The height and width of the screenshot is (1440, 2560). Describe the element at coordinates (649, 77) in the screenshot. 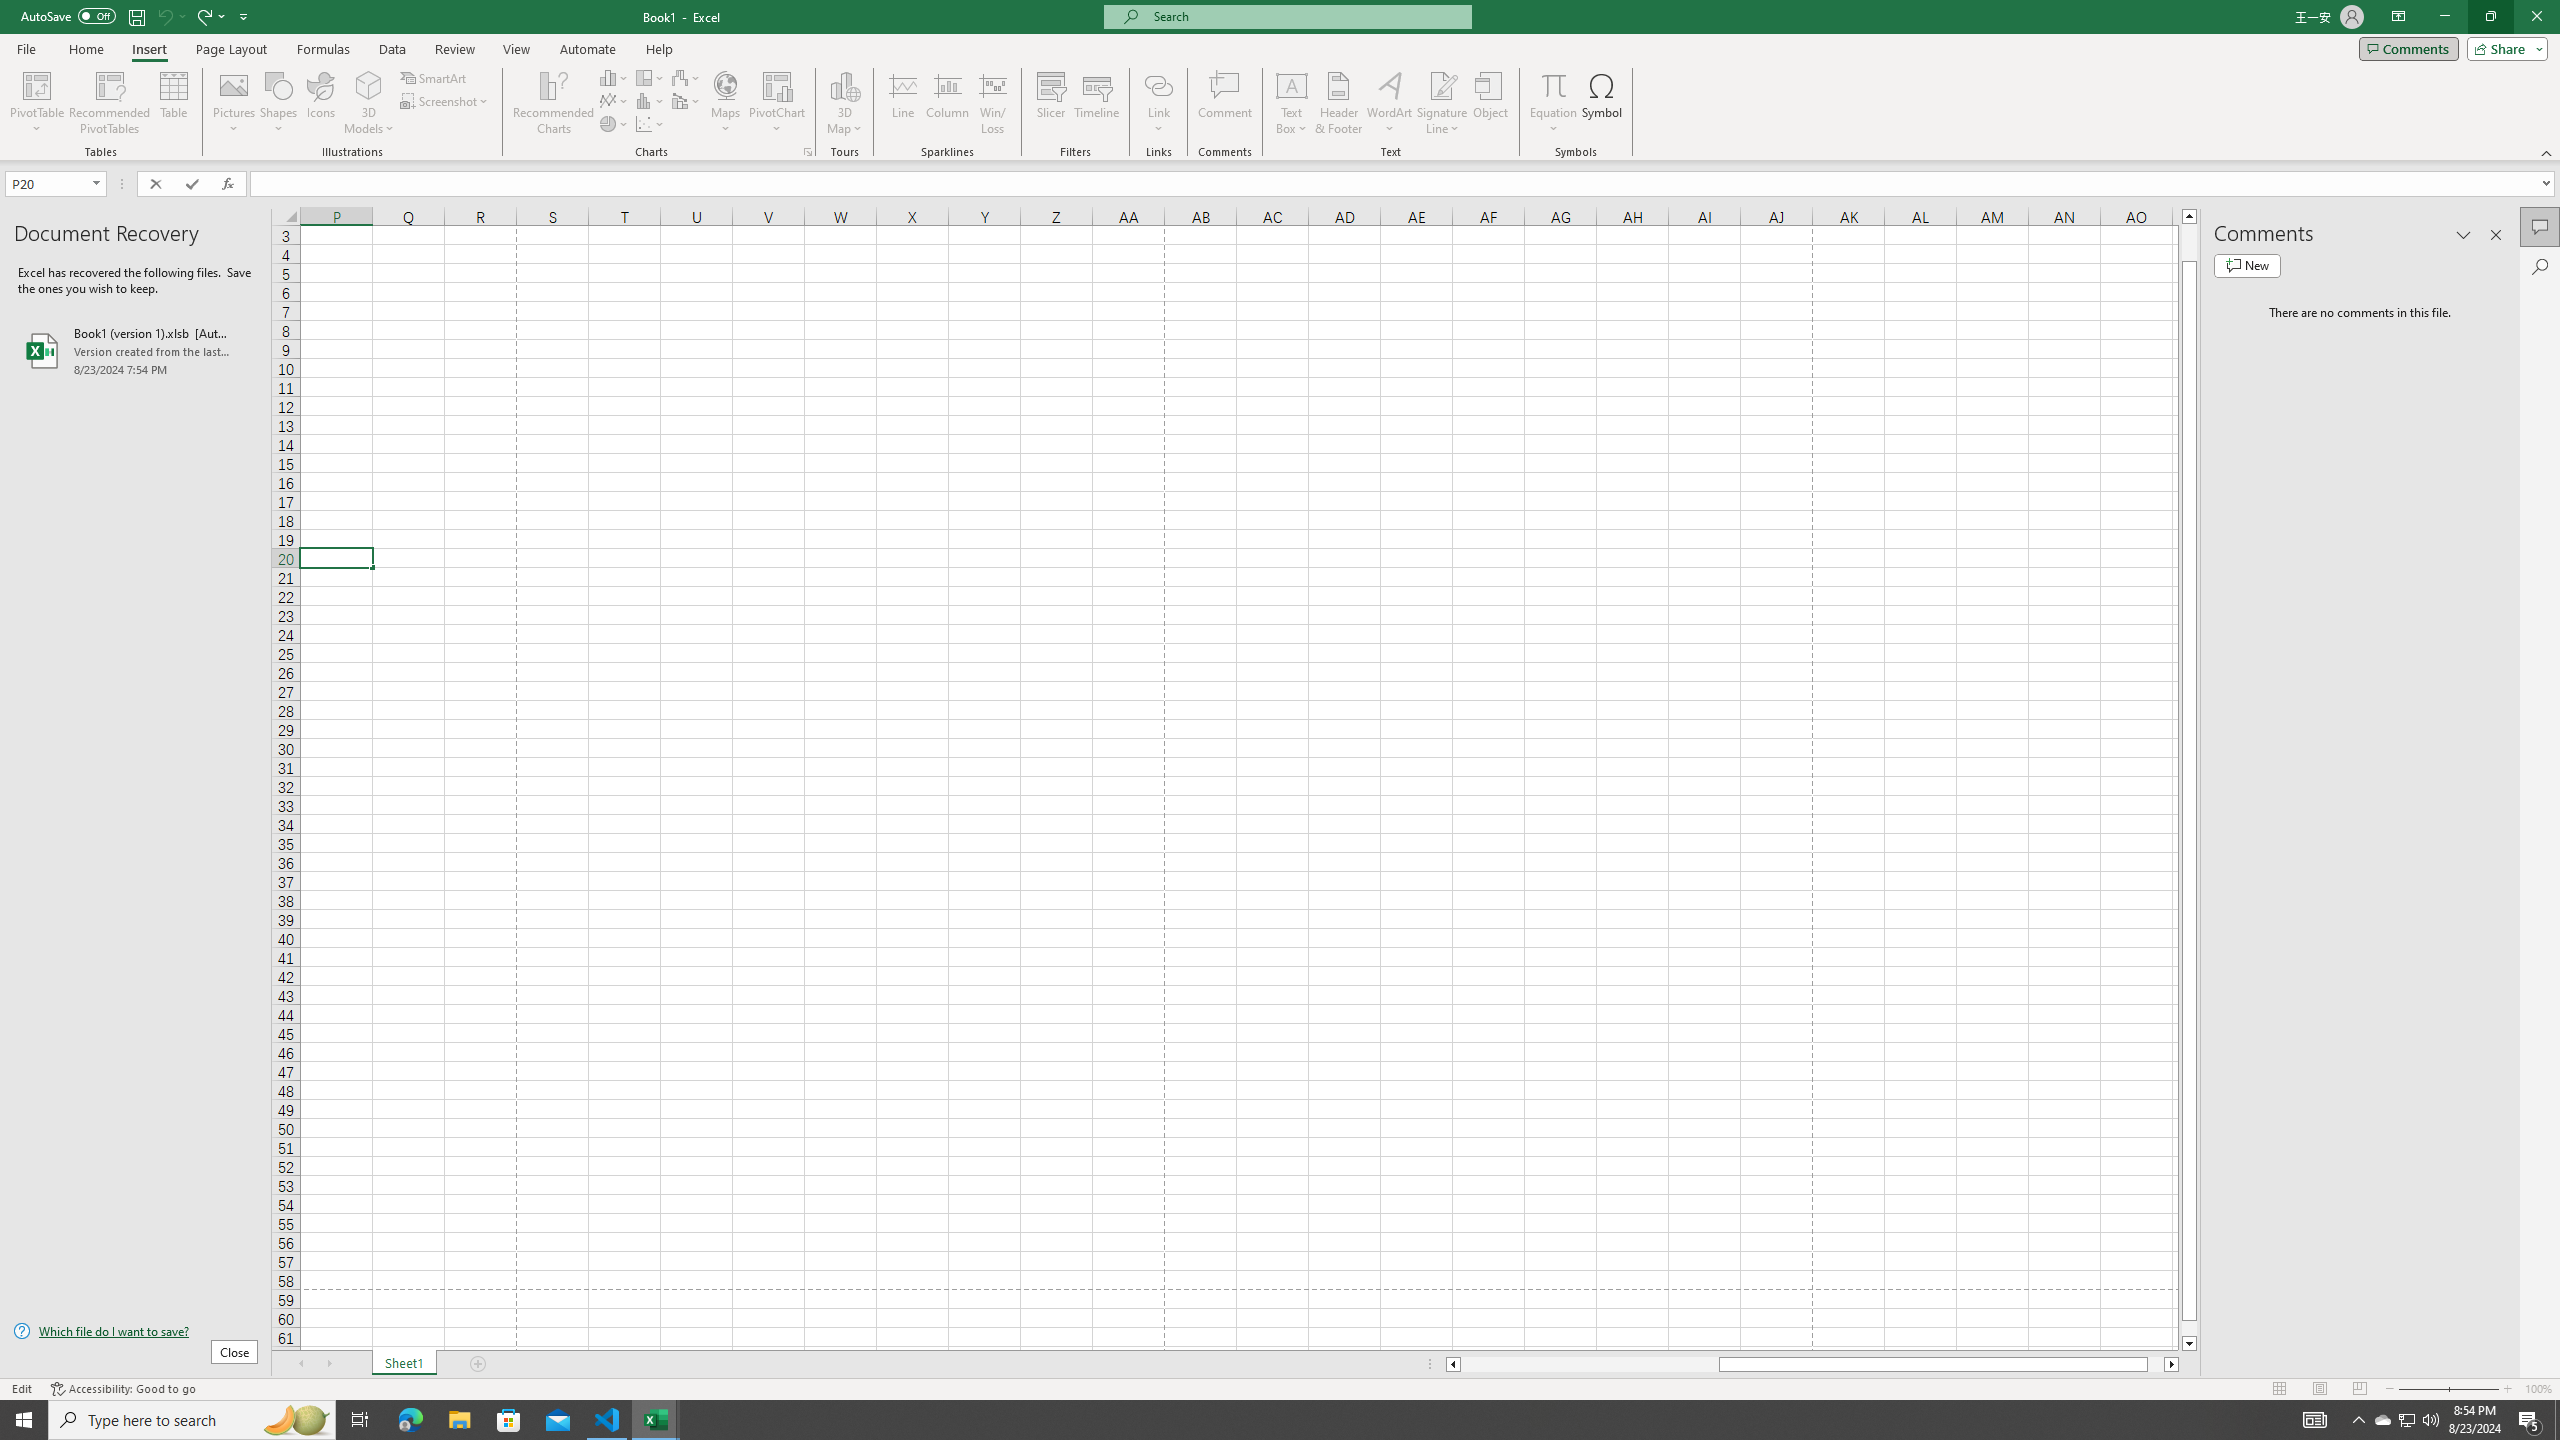

I see `'Insert Hierarchy Chart'` at that location.